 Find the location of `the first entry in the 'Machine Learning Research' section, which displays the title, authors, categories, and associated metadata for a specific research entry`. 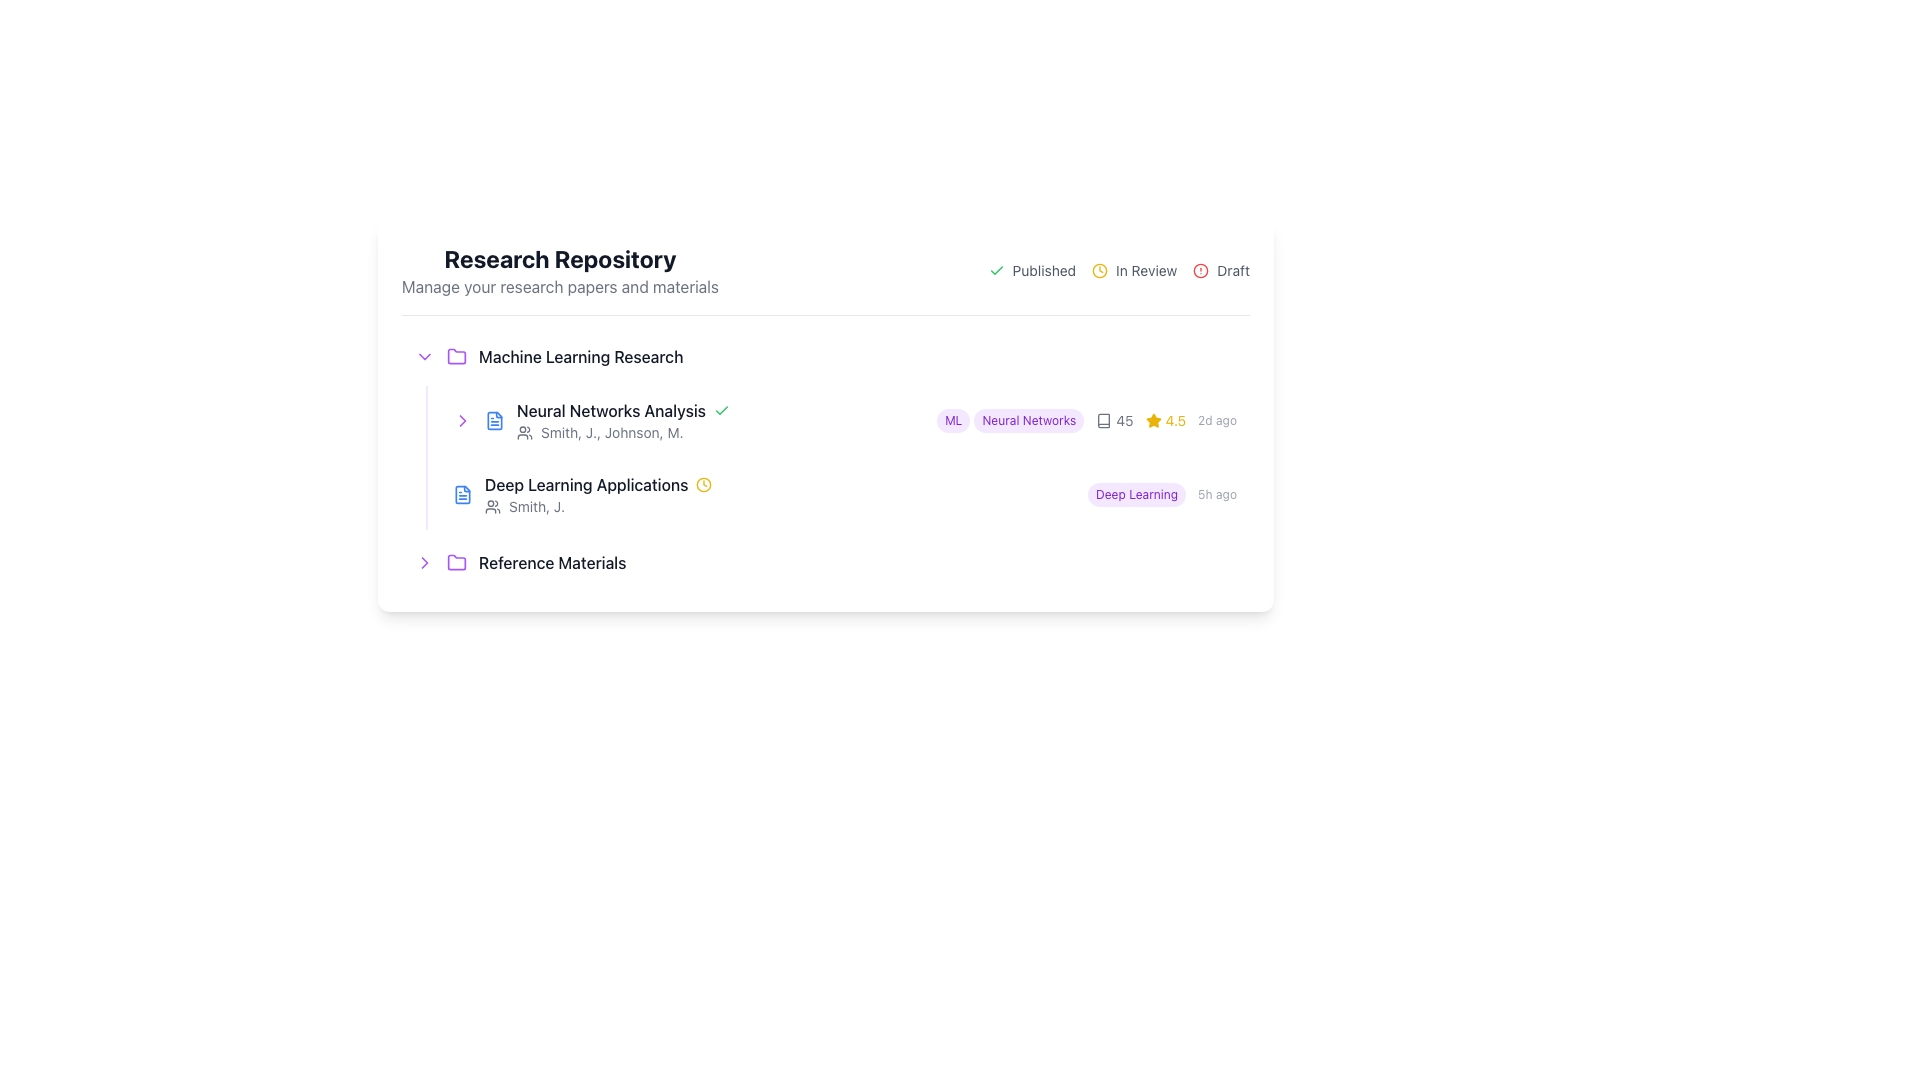

the first entry in the 'Machine Learning Research' section, which displays the title, authors, categories, and associated metadata for a specific research entry is located at coordinates (844, 419).